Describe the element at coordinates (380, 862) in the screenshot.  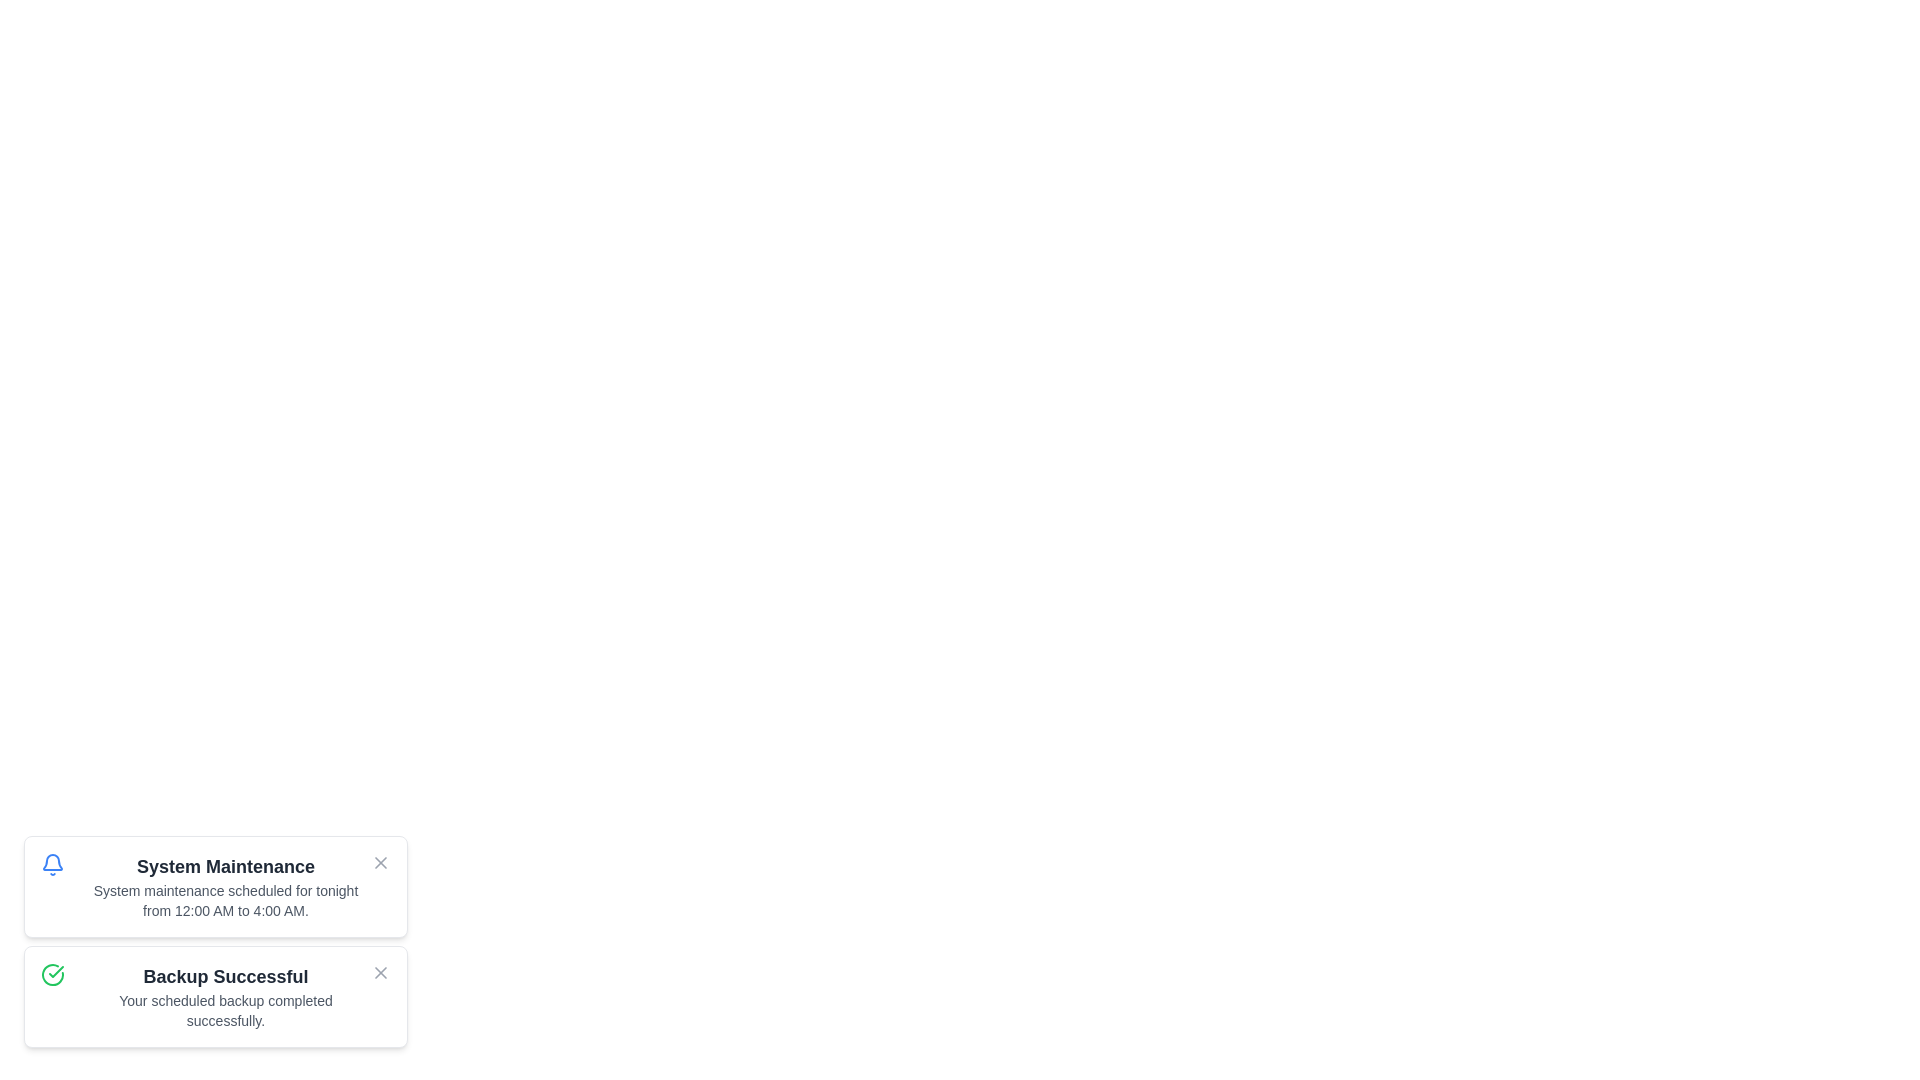
I see `the 'X' button located at the top-right corner of the notification card` at that location.